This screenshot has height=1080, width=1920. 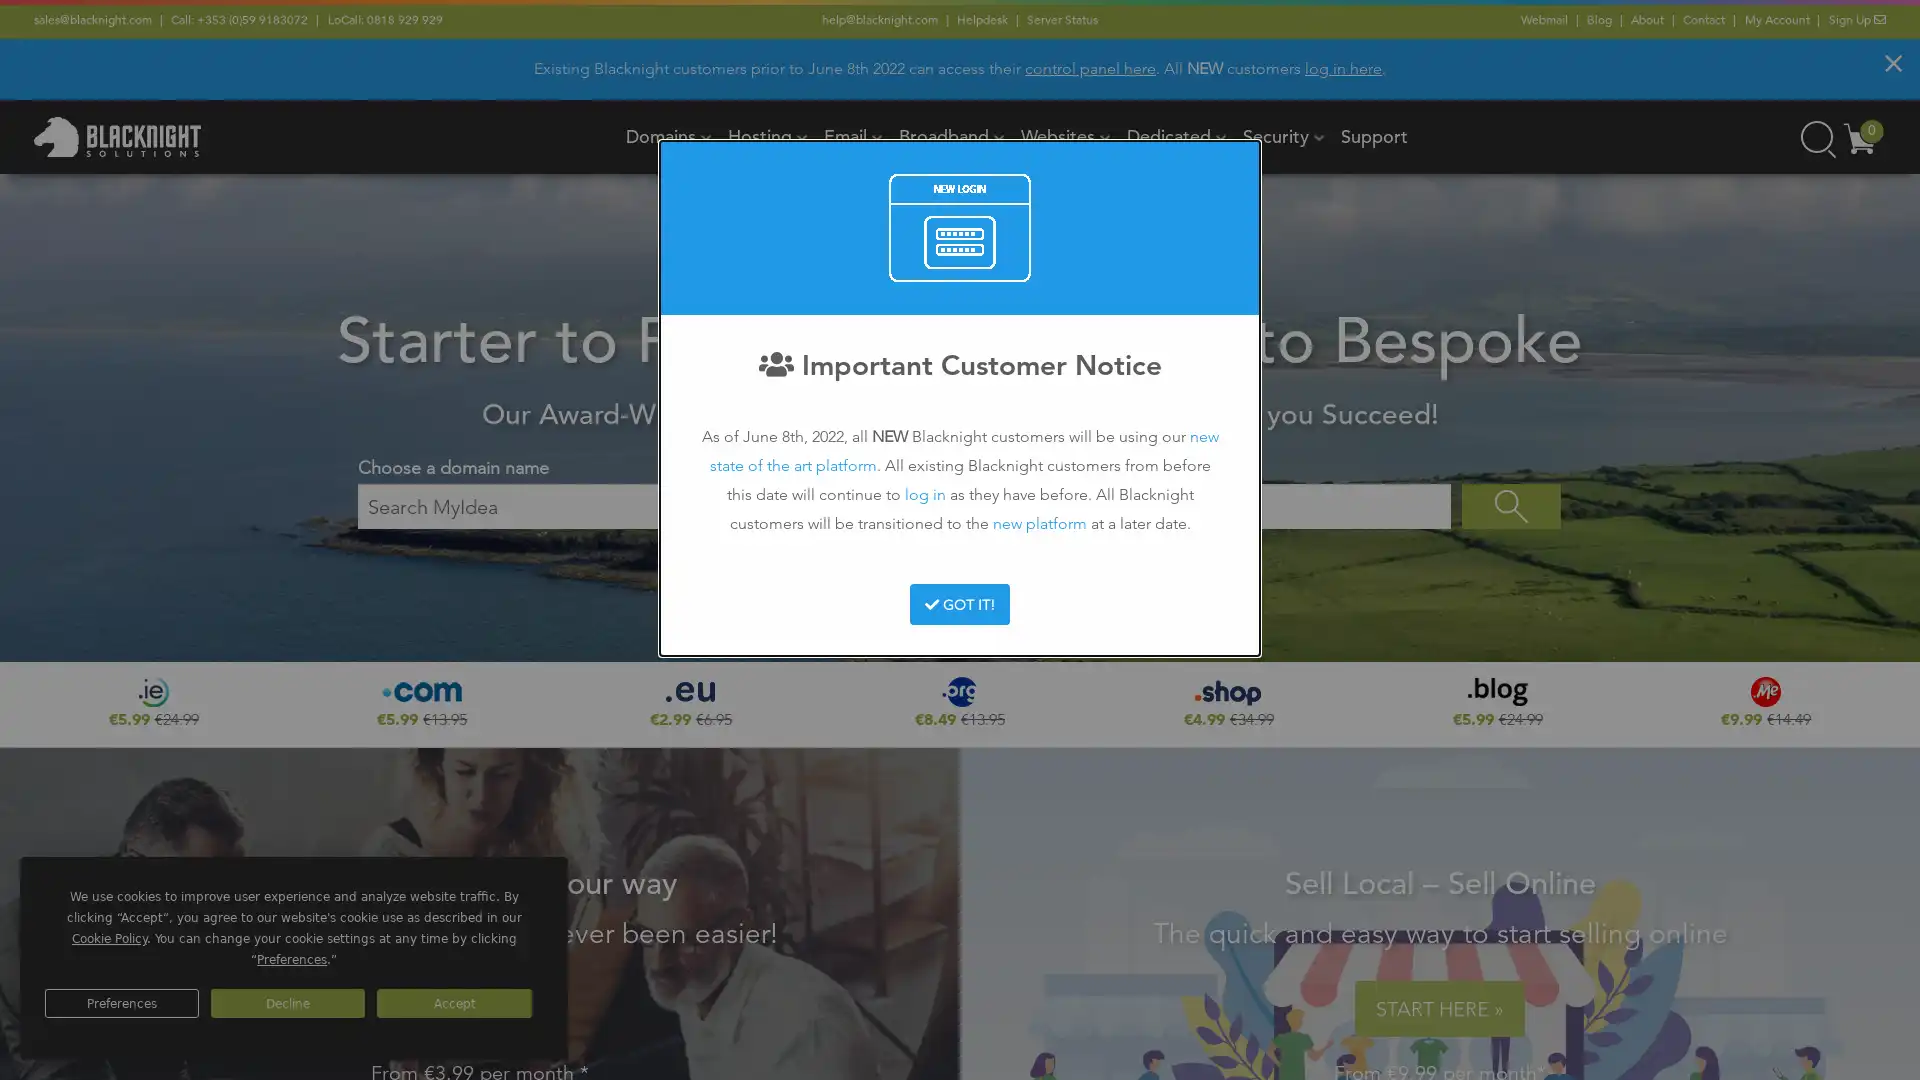 I want to click on Dismiss alert, so click(x=1892, y=61).